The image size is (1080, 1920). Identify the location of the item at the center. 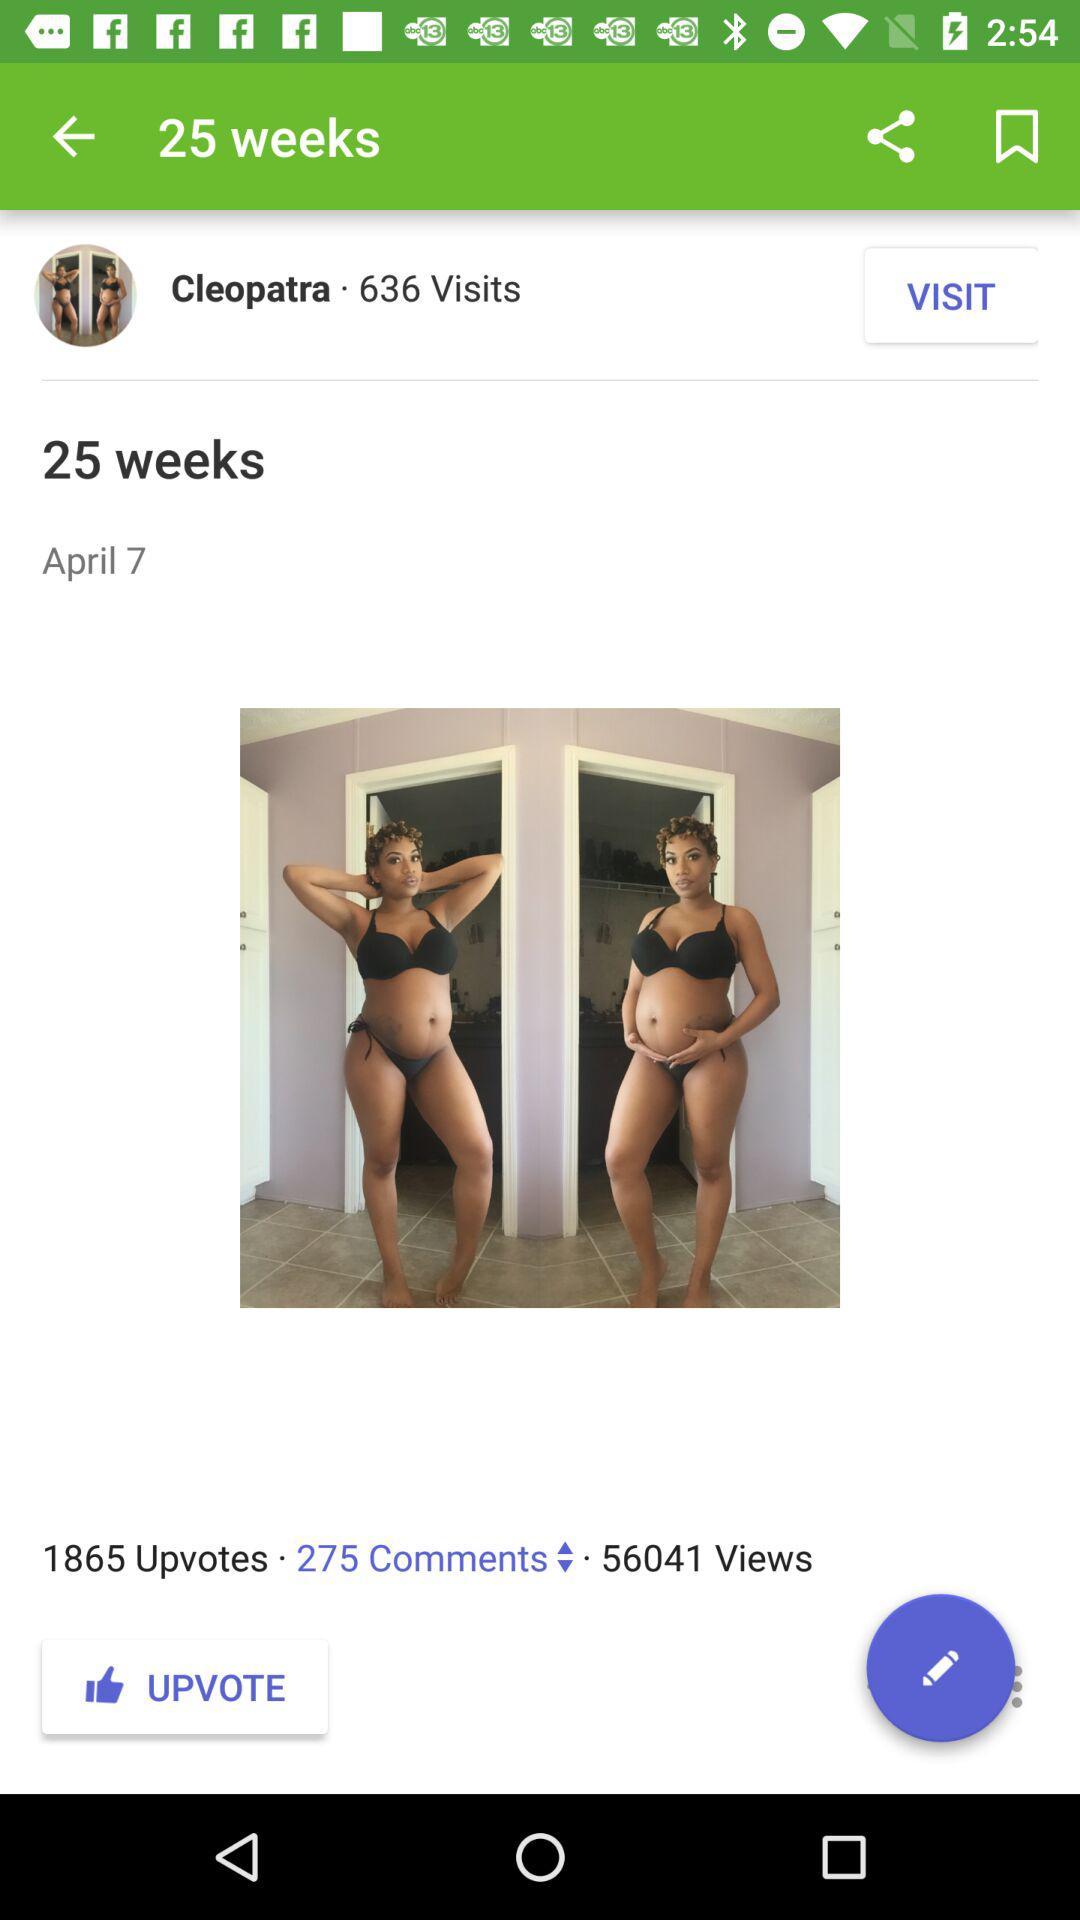
(540, 1057).